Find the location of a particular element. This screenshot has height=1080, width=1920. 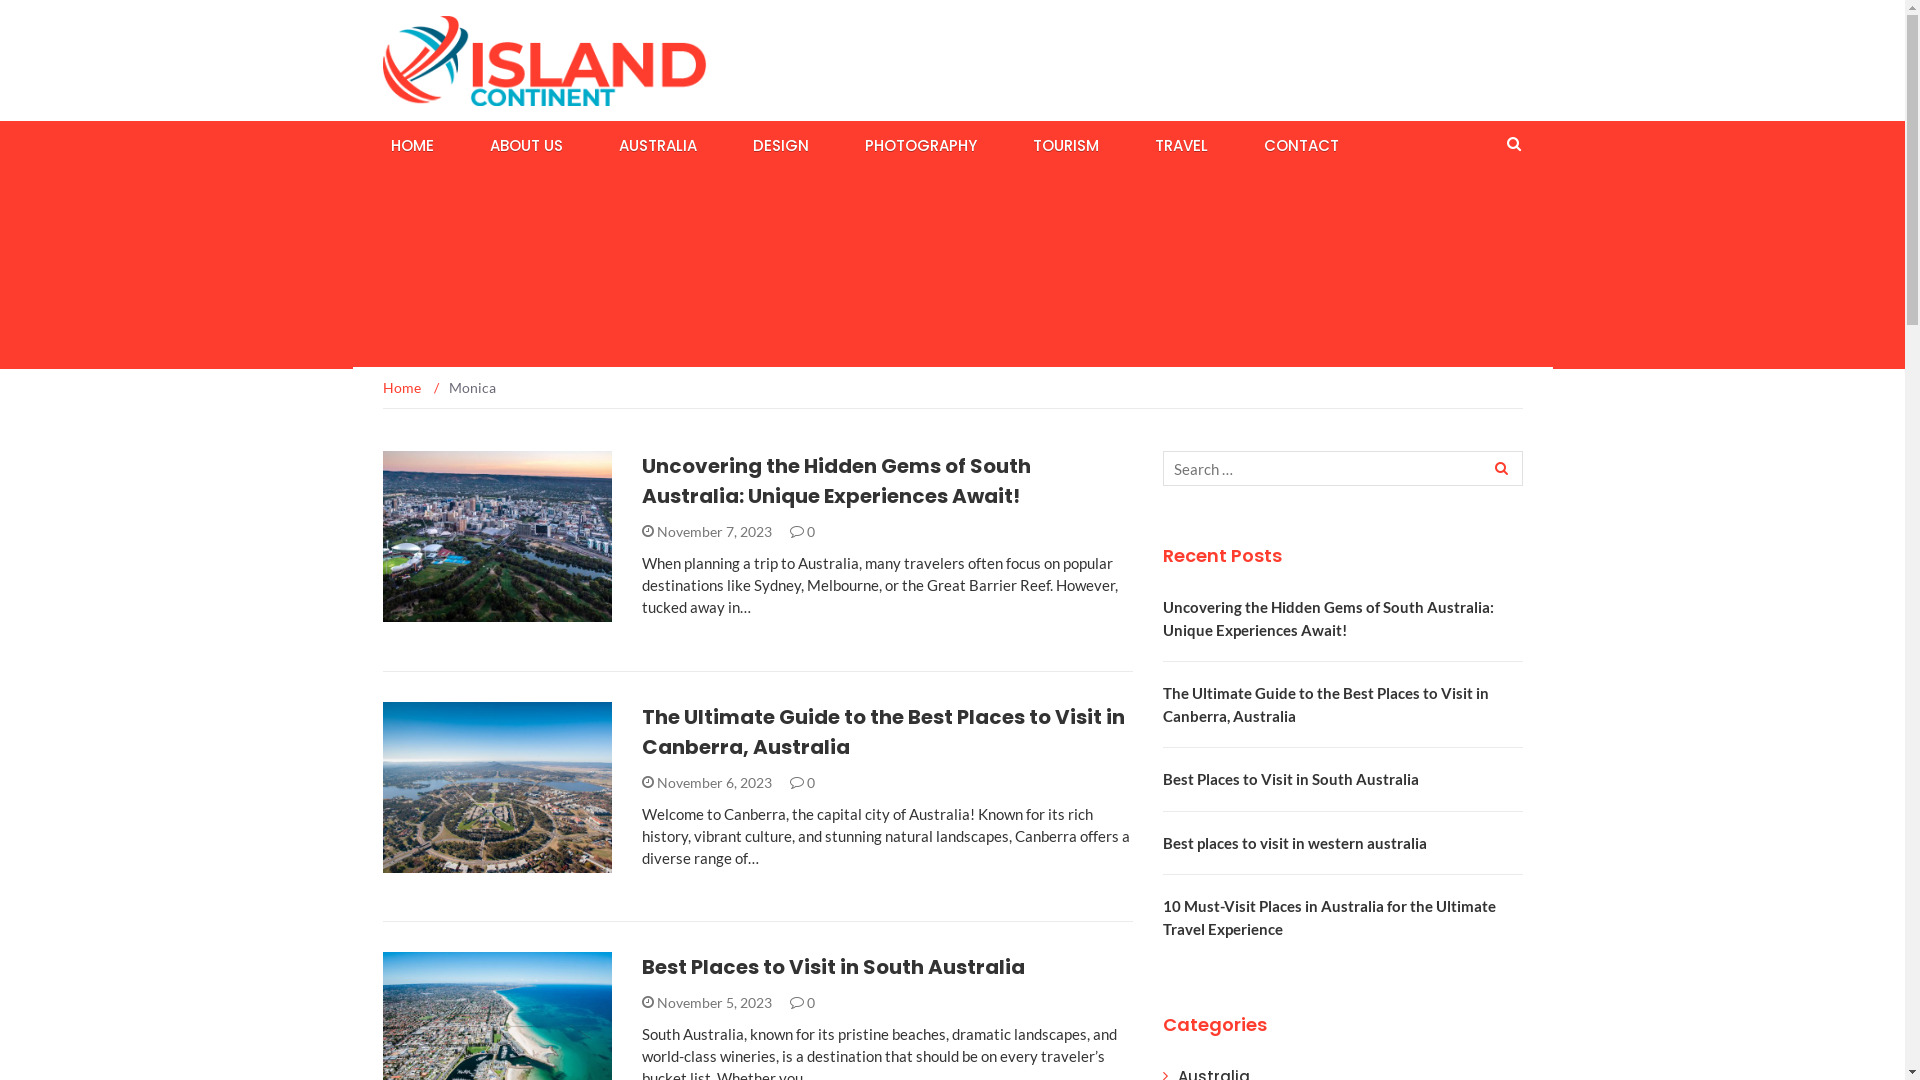

'AUSTRALIA' is located at coordinates (657, 143).